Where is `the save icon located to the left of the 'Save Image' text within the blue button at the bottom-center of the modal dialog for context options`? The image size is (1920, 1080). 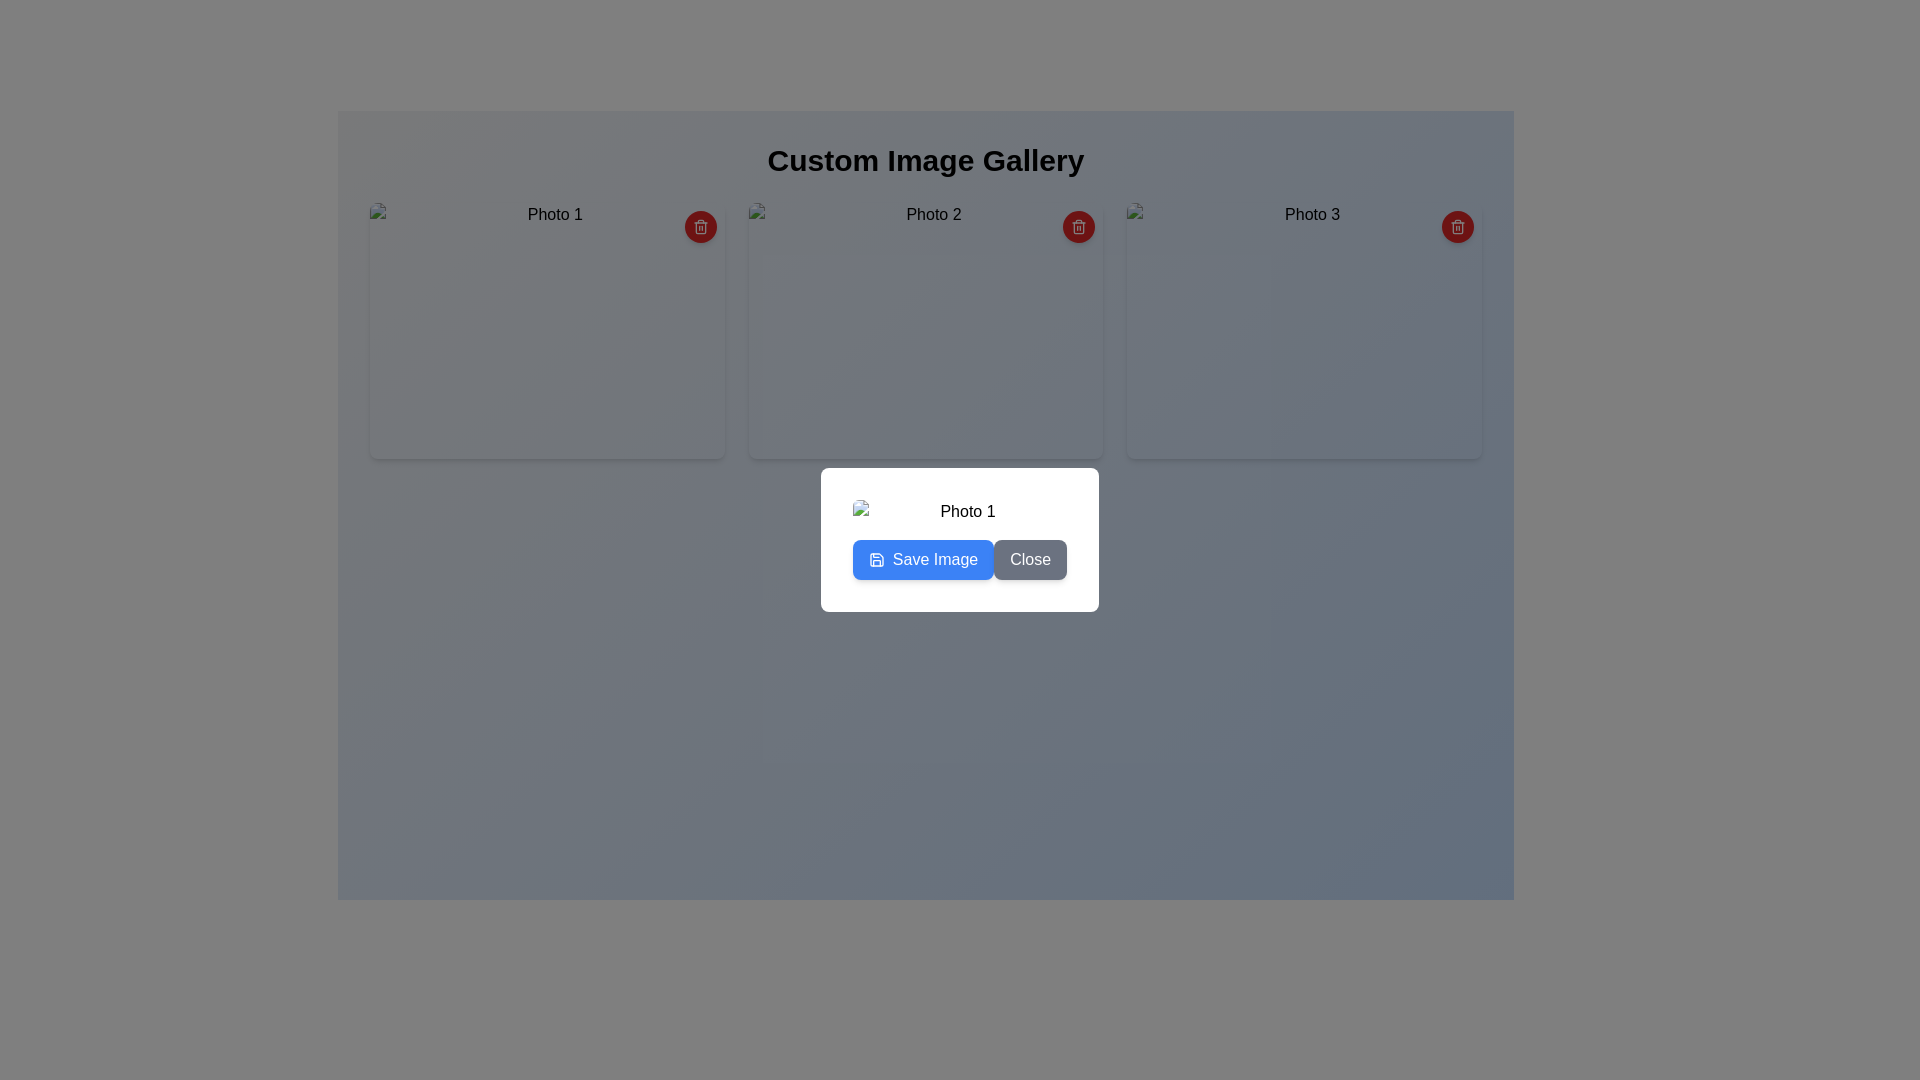
the save icon located to the left of the 'Save Image' text within the blue button at the bottom-center of the modal dialog for context options is located at coordinates (876, 559).